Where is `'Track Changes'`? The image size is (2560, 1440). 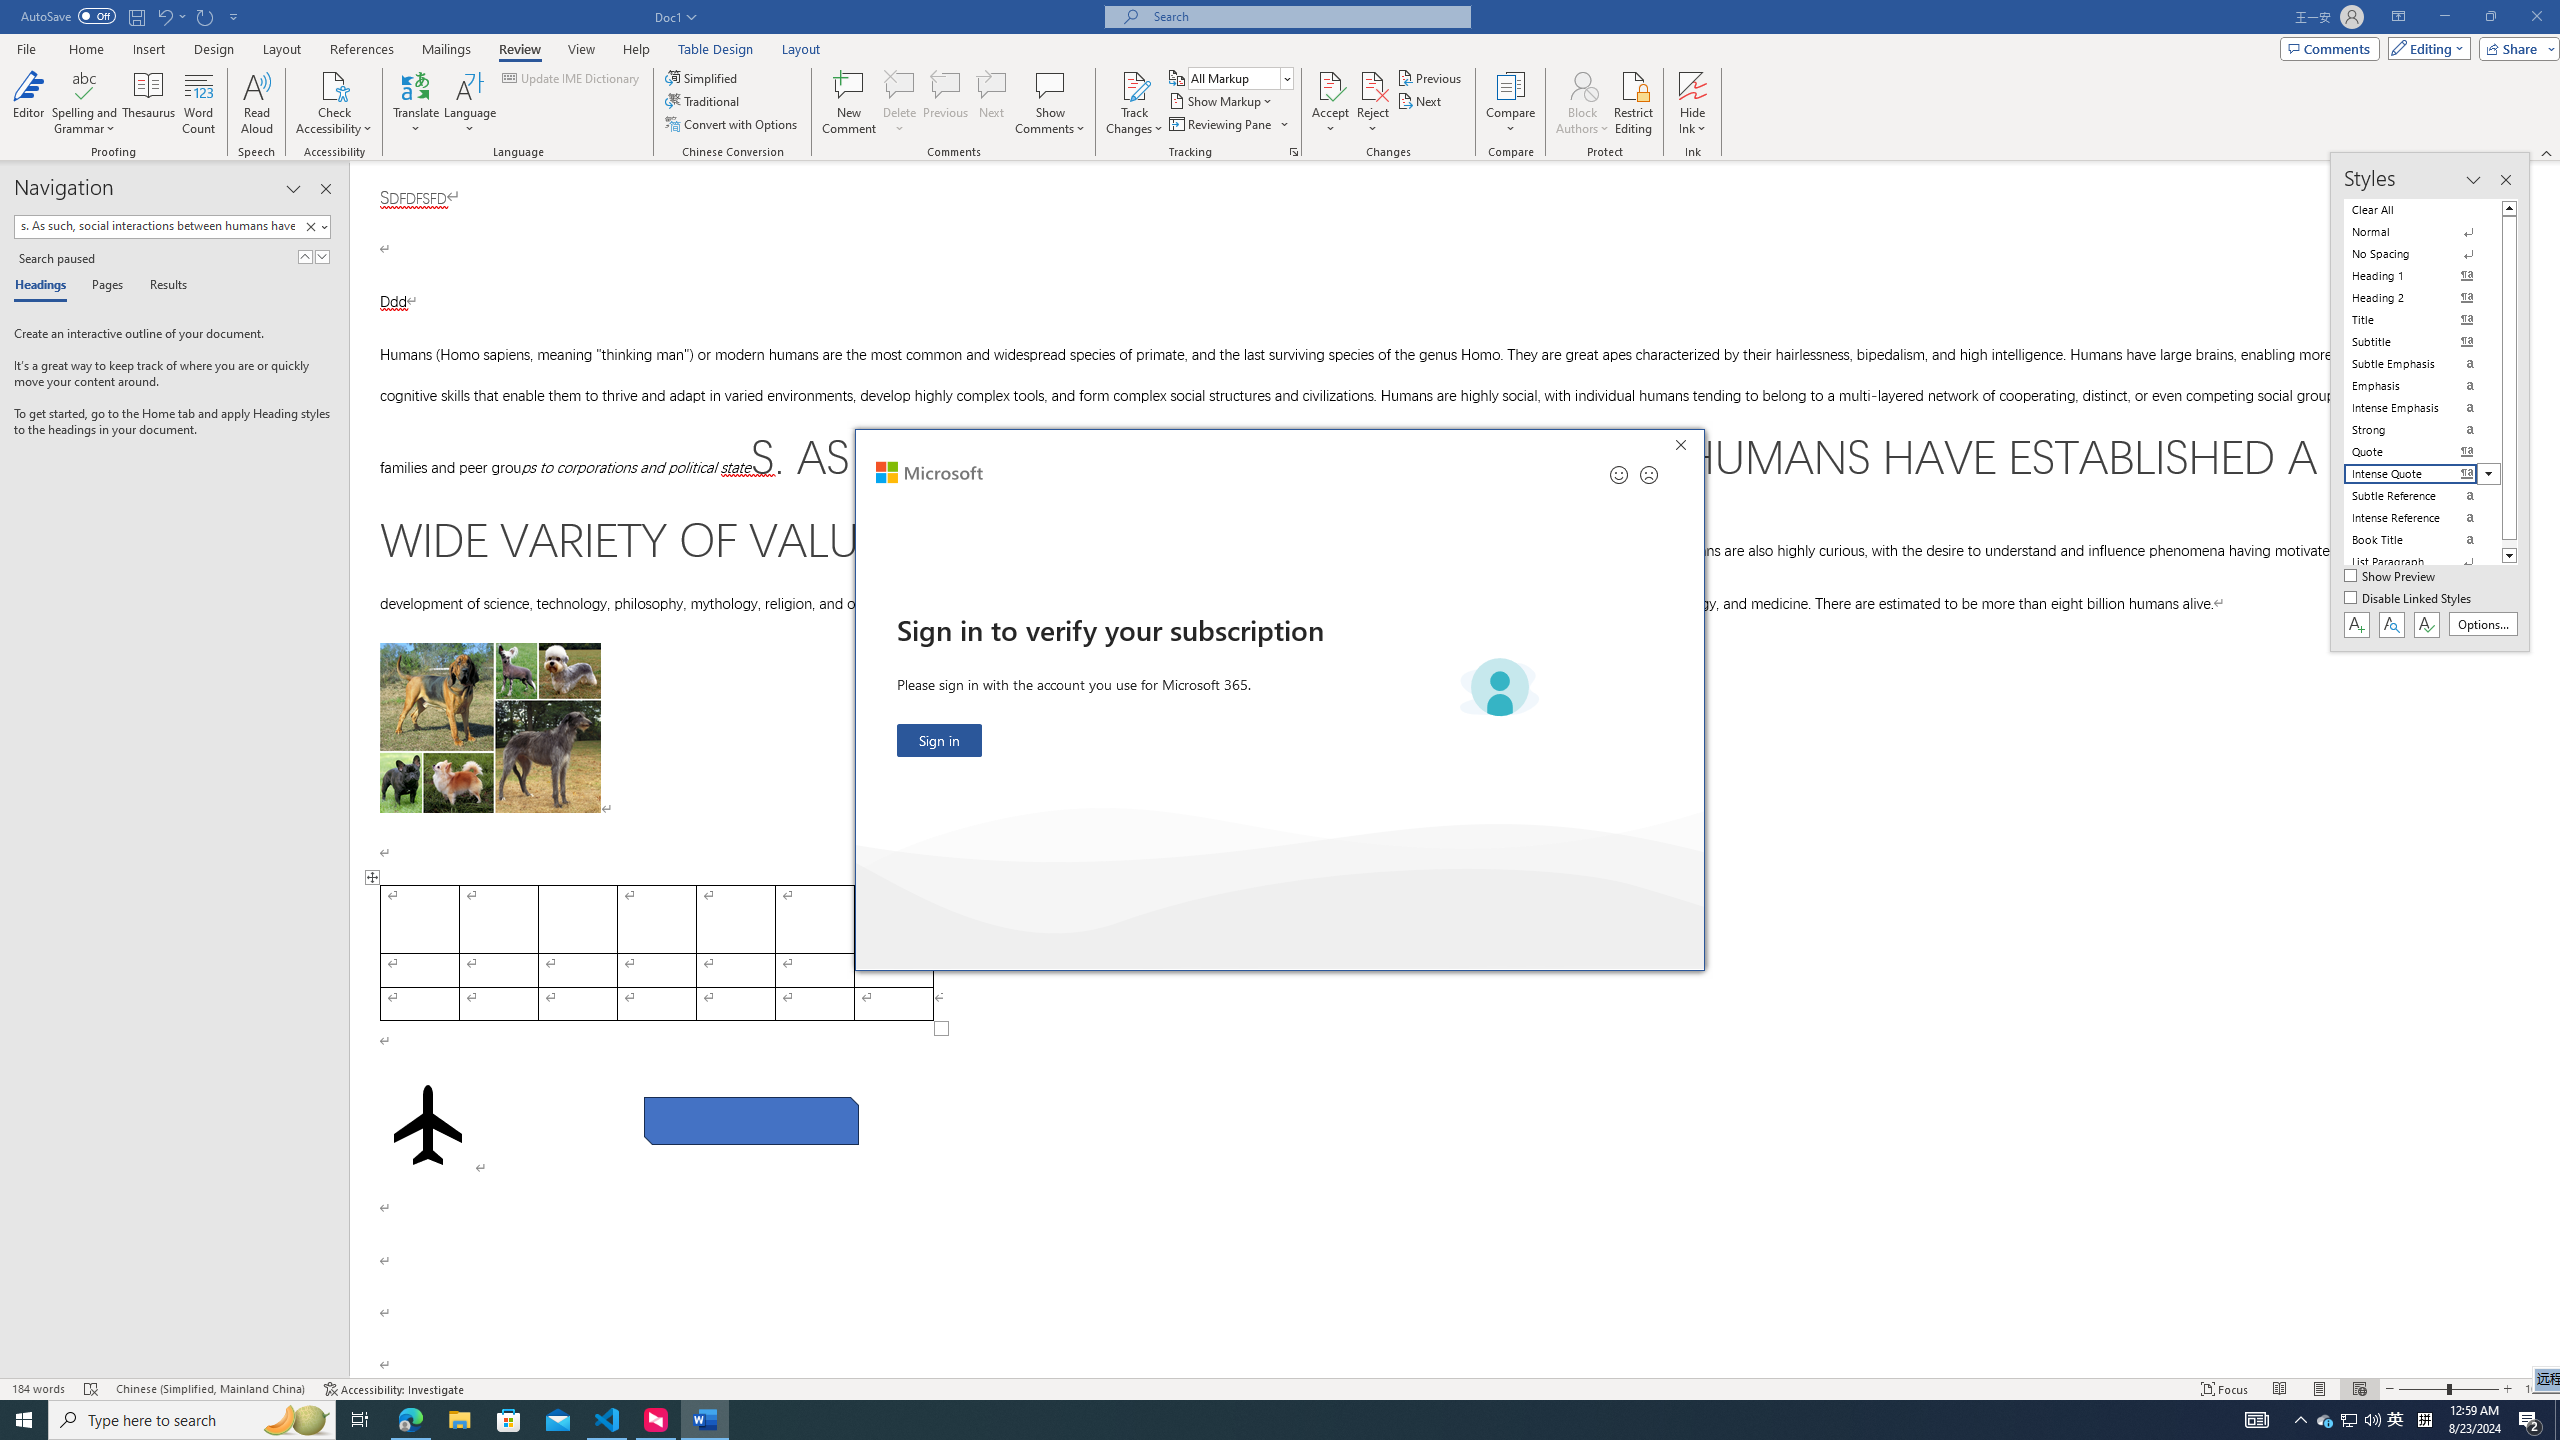 'Track Changes' is located at coordinates (1133, 103).